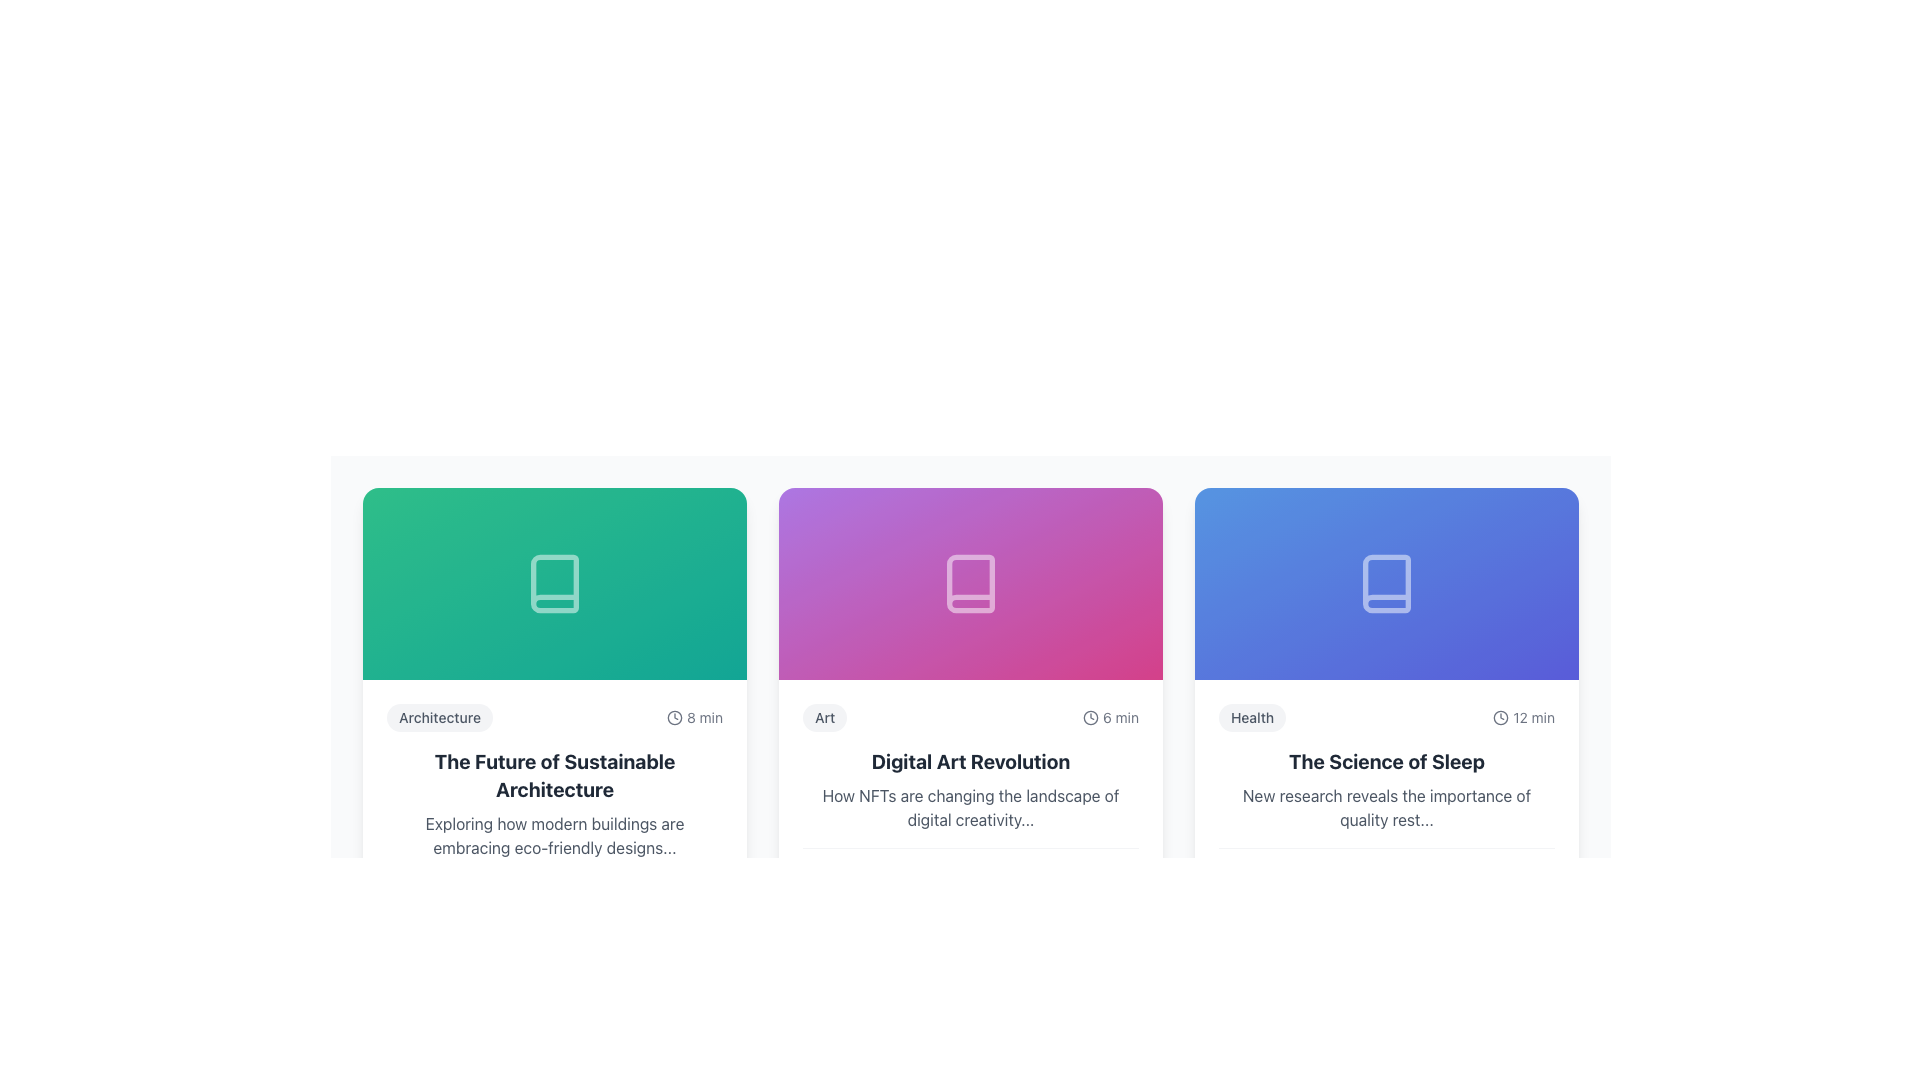 Image resolution: width=1920 pixels, height=1080 pixels. What do you see at coordinates (1535, 882) in the screenshot?
I see `the share button located at the bottom right of the third article card titled 'The Science of Sleep' to share the article` at bounding box center [1535, 882].